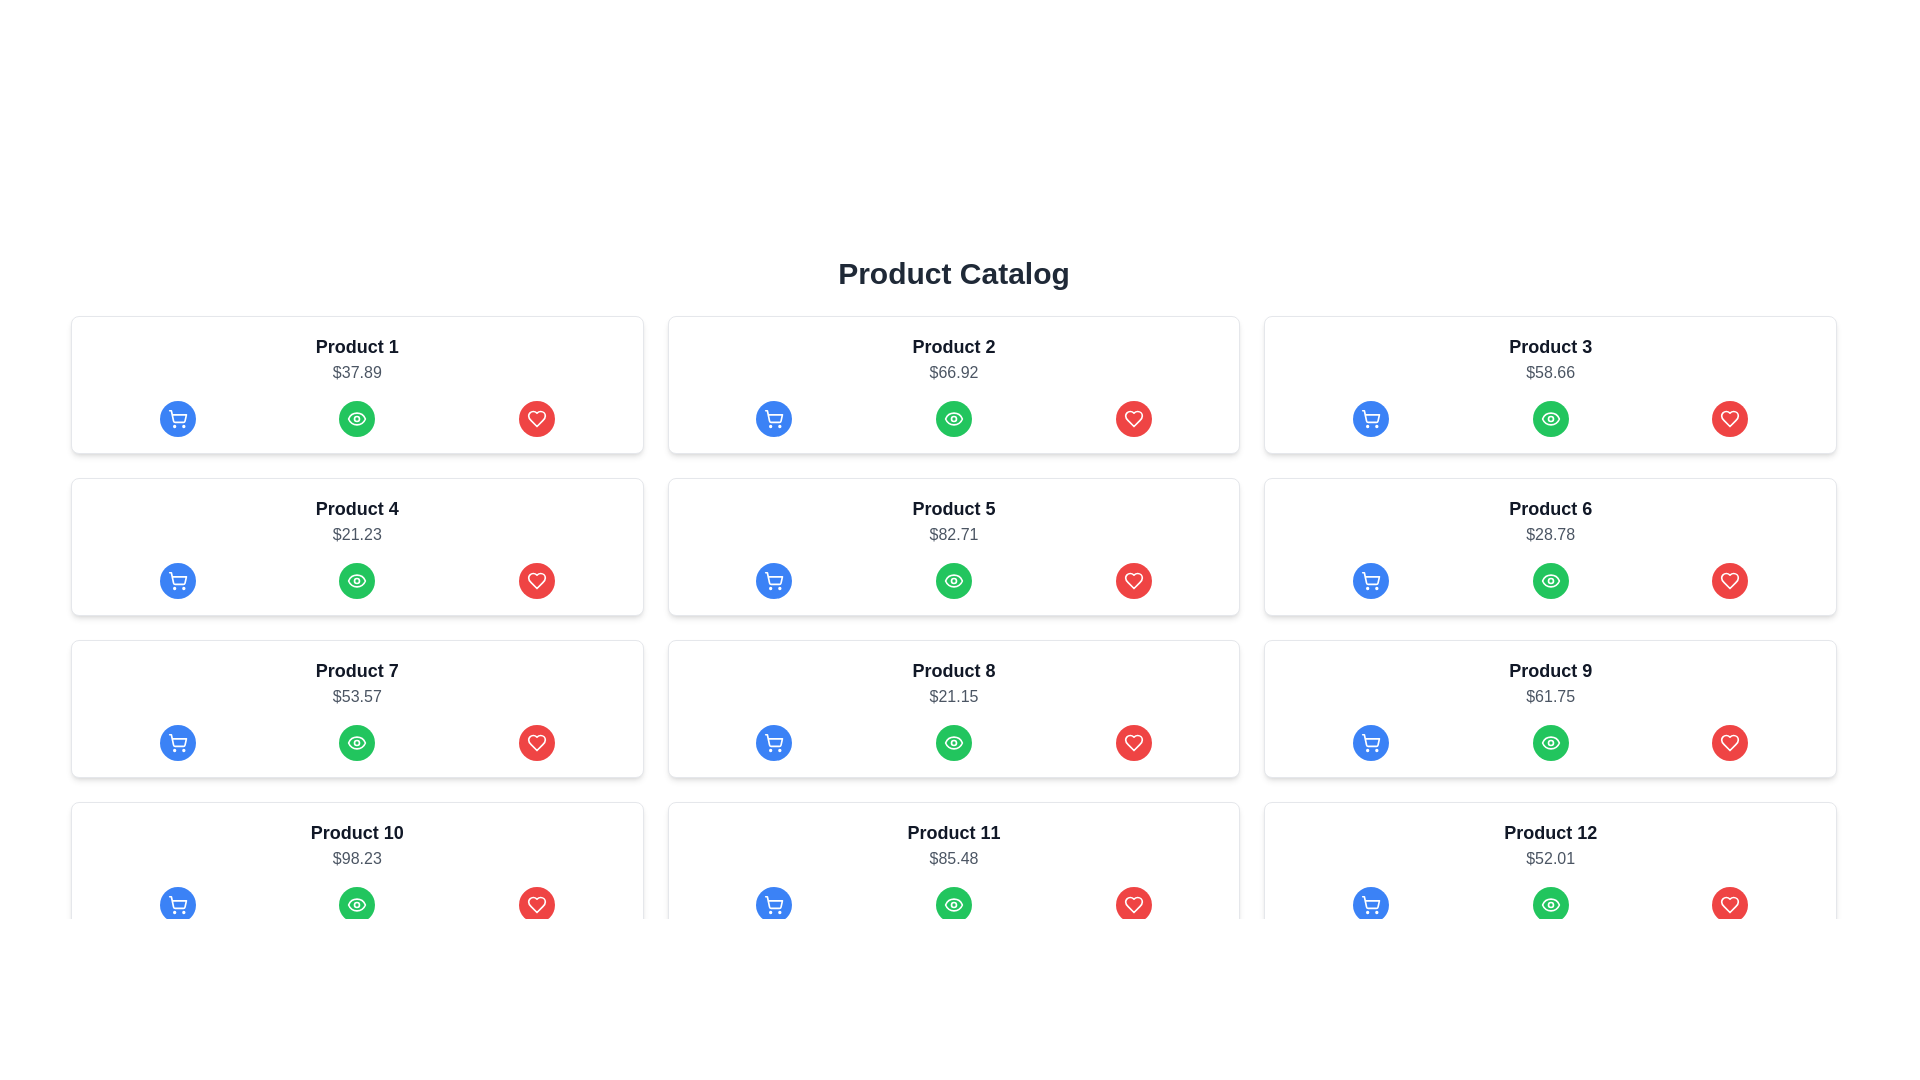 Image resolution: width=1920 pixels, height=1080 pixels. I want to click on the text label displaying the product name 'Product 11' located at the top center of the product card, so click(953, 833).